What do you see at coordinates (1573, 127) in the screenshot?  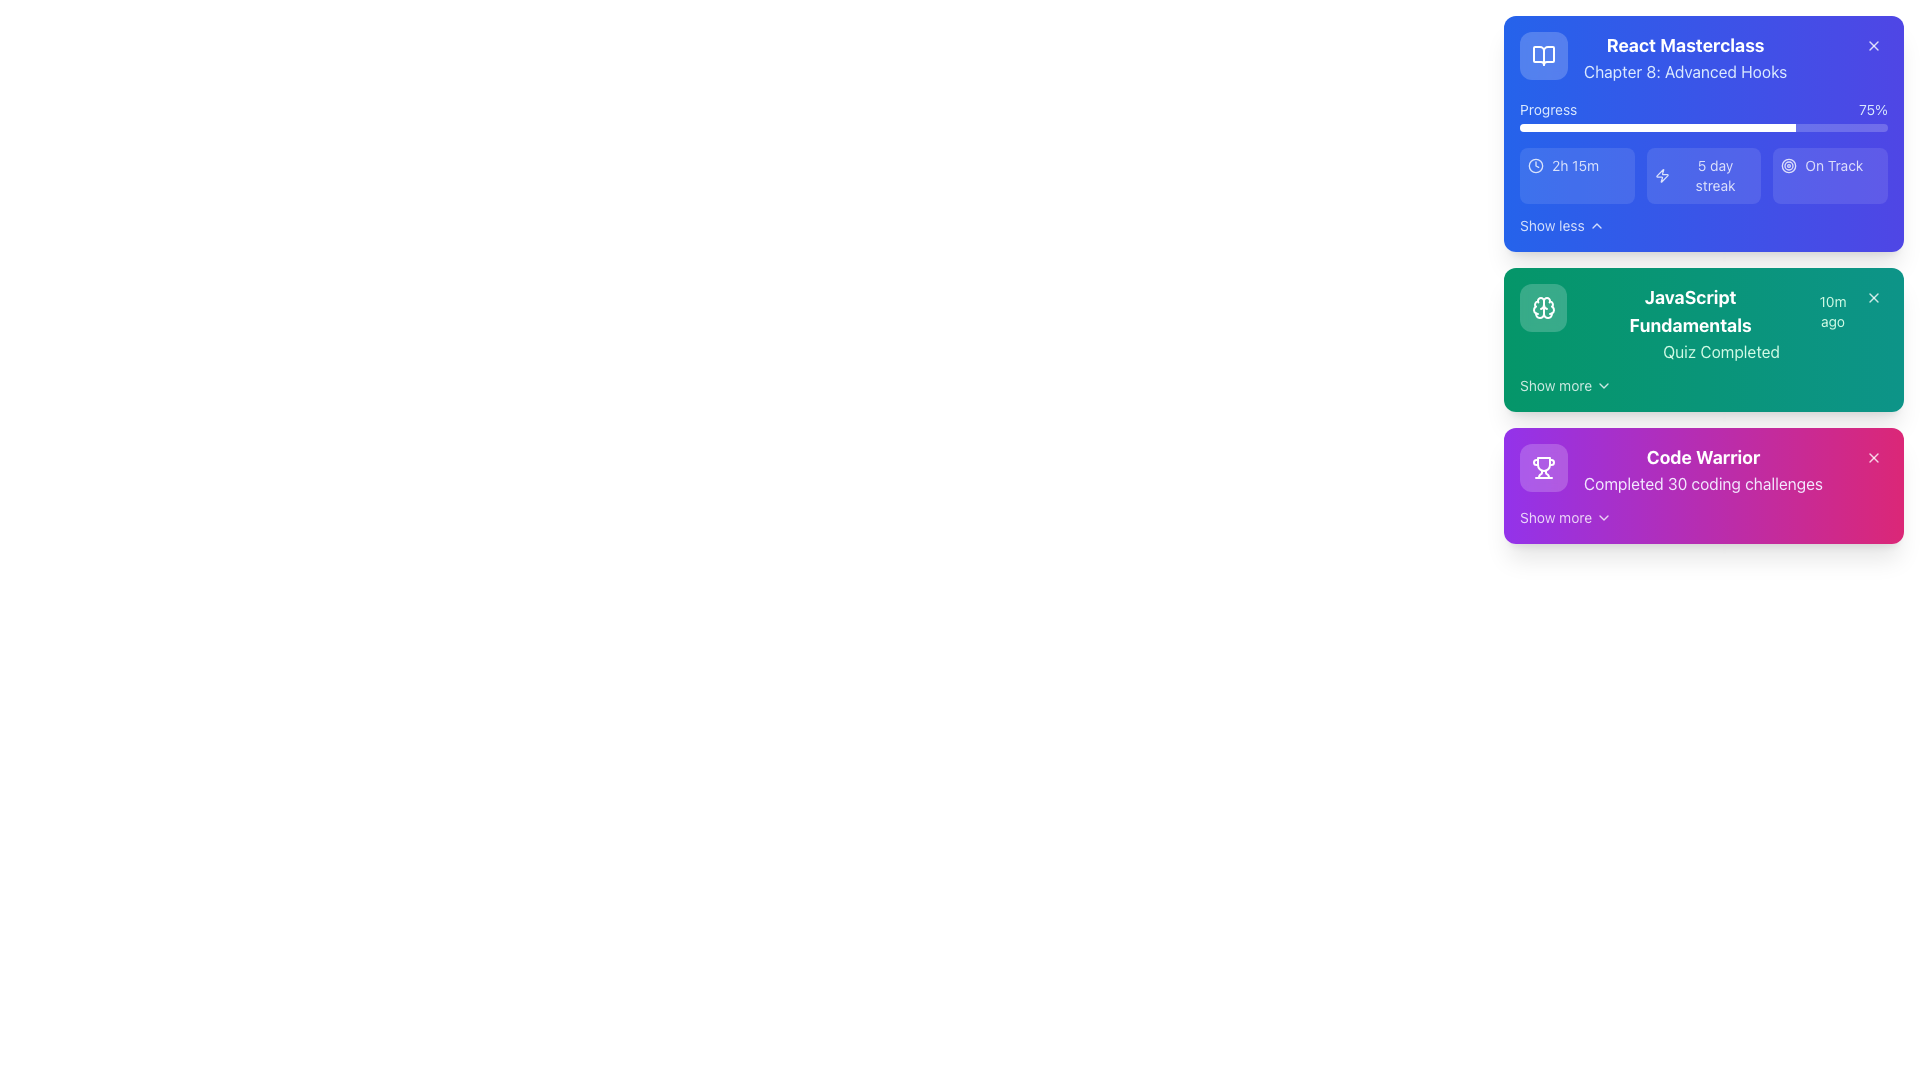 I see `the progress` at bounding box center [1573, 127].